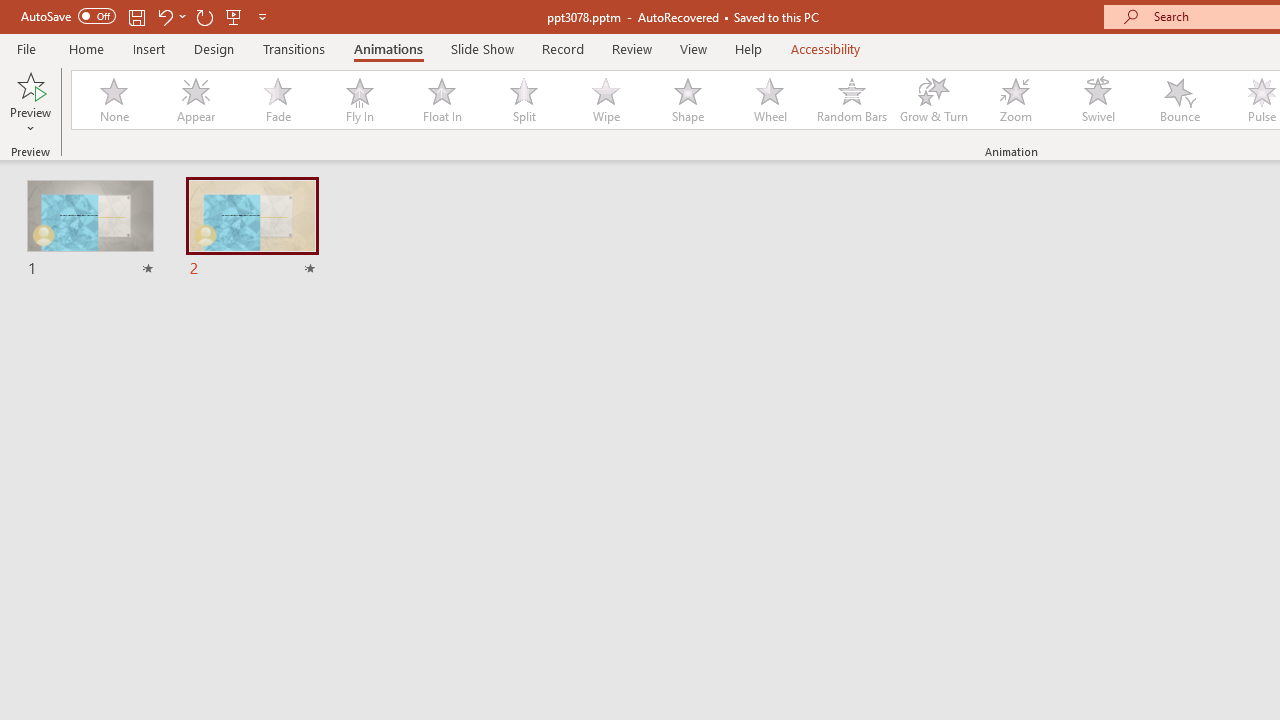 This screenshot has width=1280, height=720. Describe the element at coordinates (523, 100) in the screenshot. I see `'Split'` at that location.